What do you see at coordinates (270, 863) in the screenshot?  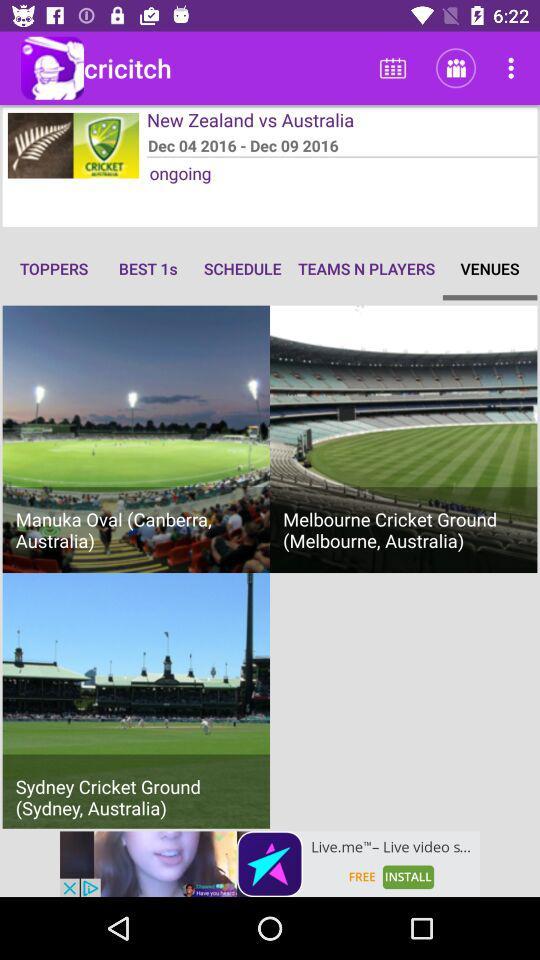 I see `advertisement option` at bounding box center [270, 863].